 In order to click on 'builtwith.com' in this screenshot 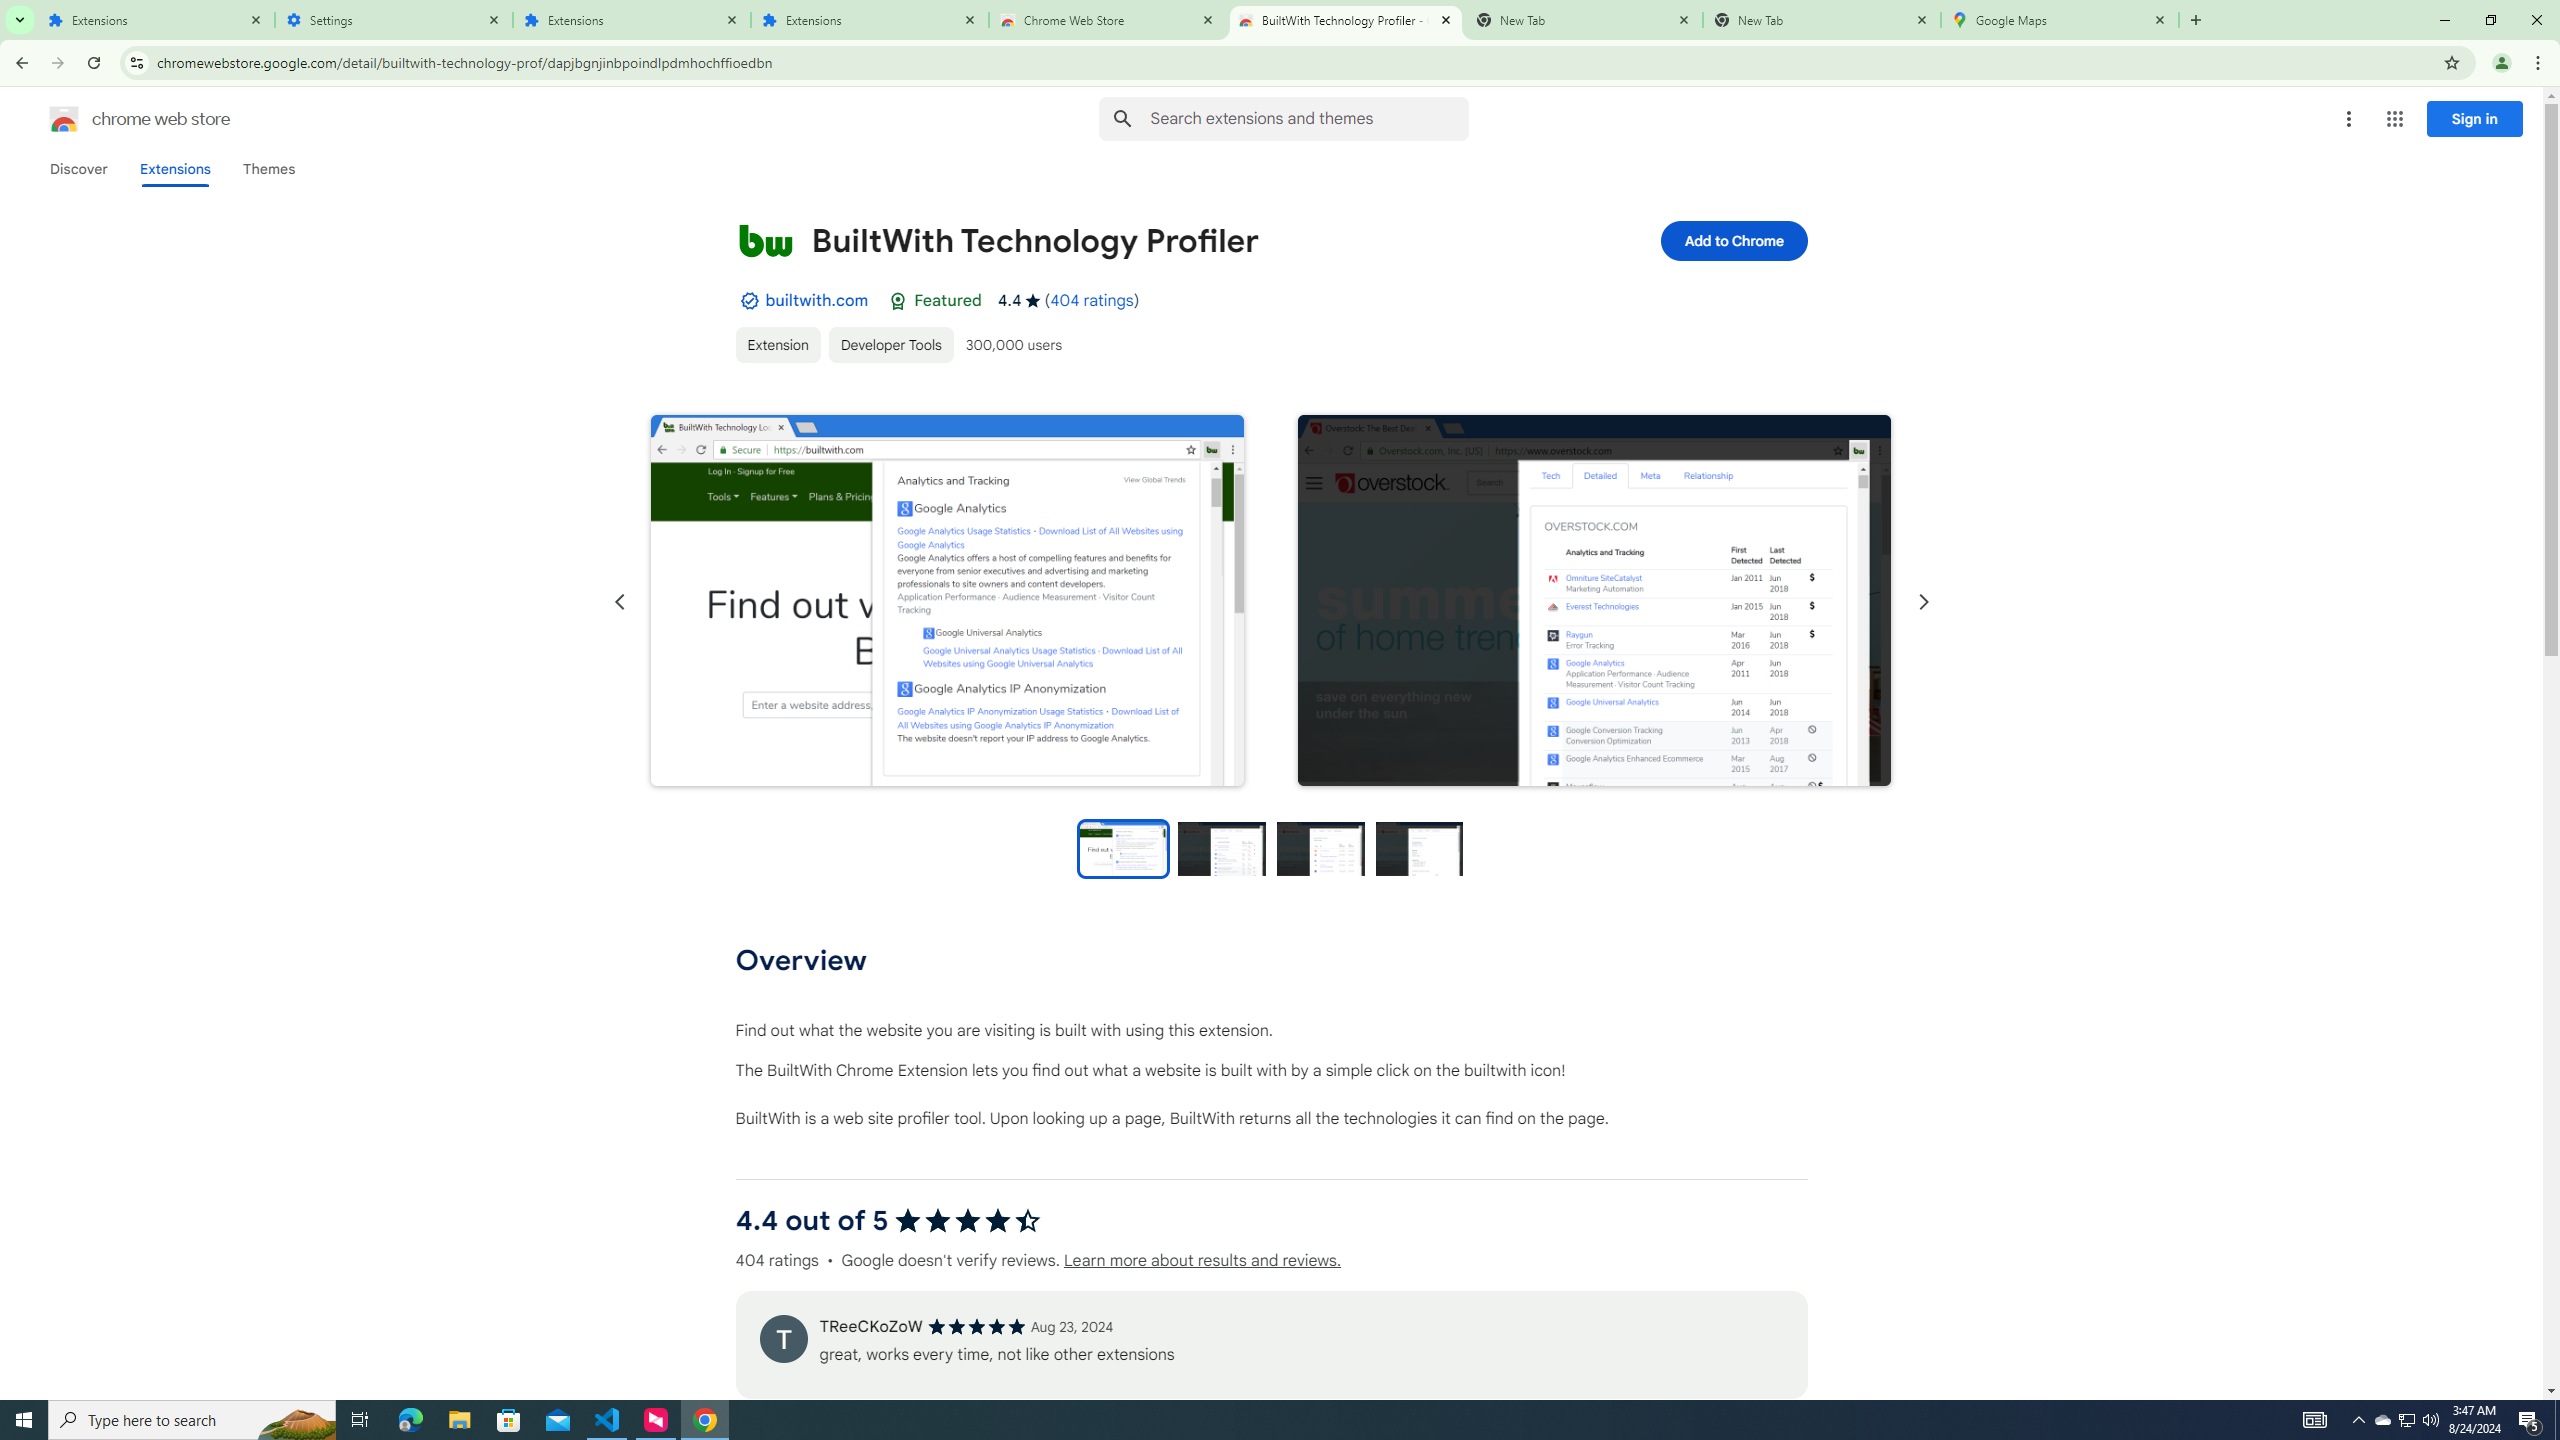, I will do `click(815, 299)`.